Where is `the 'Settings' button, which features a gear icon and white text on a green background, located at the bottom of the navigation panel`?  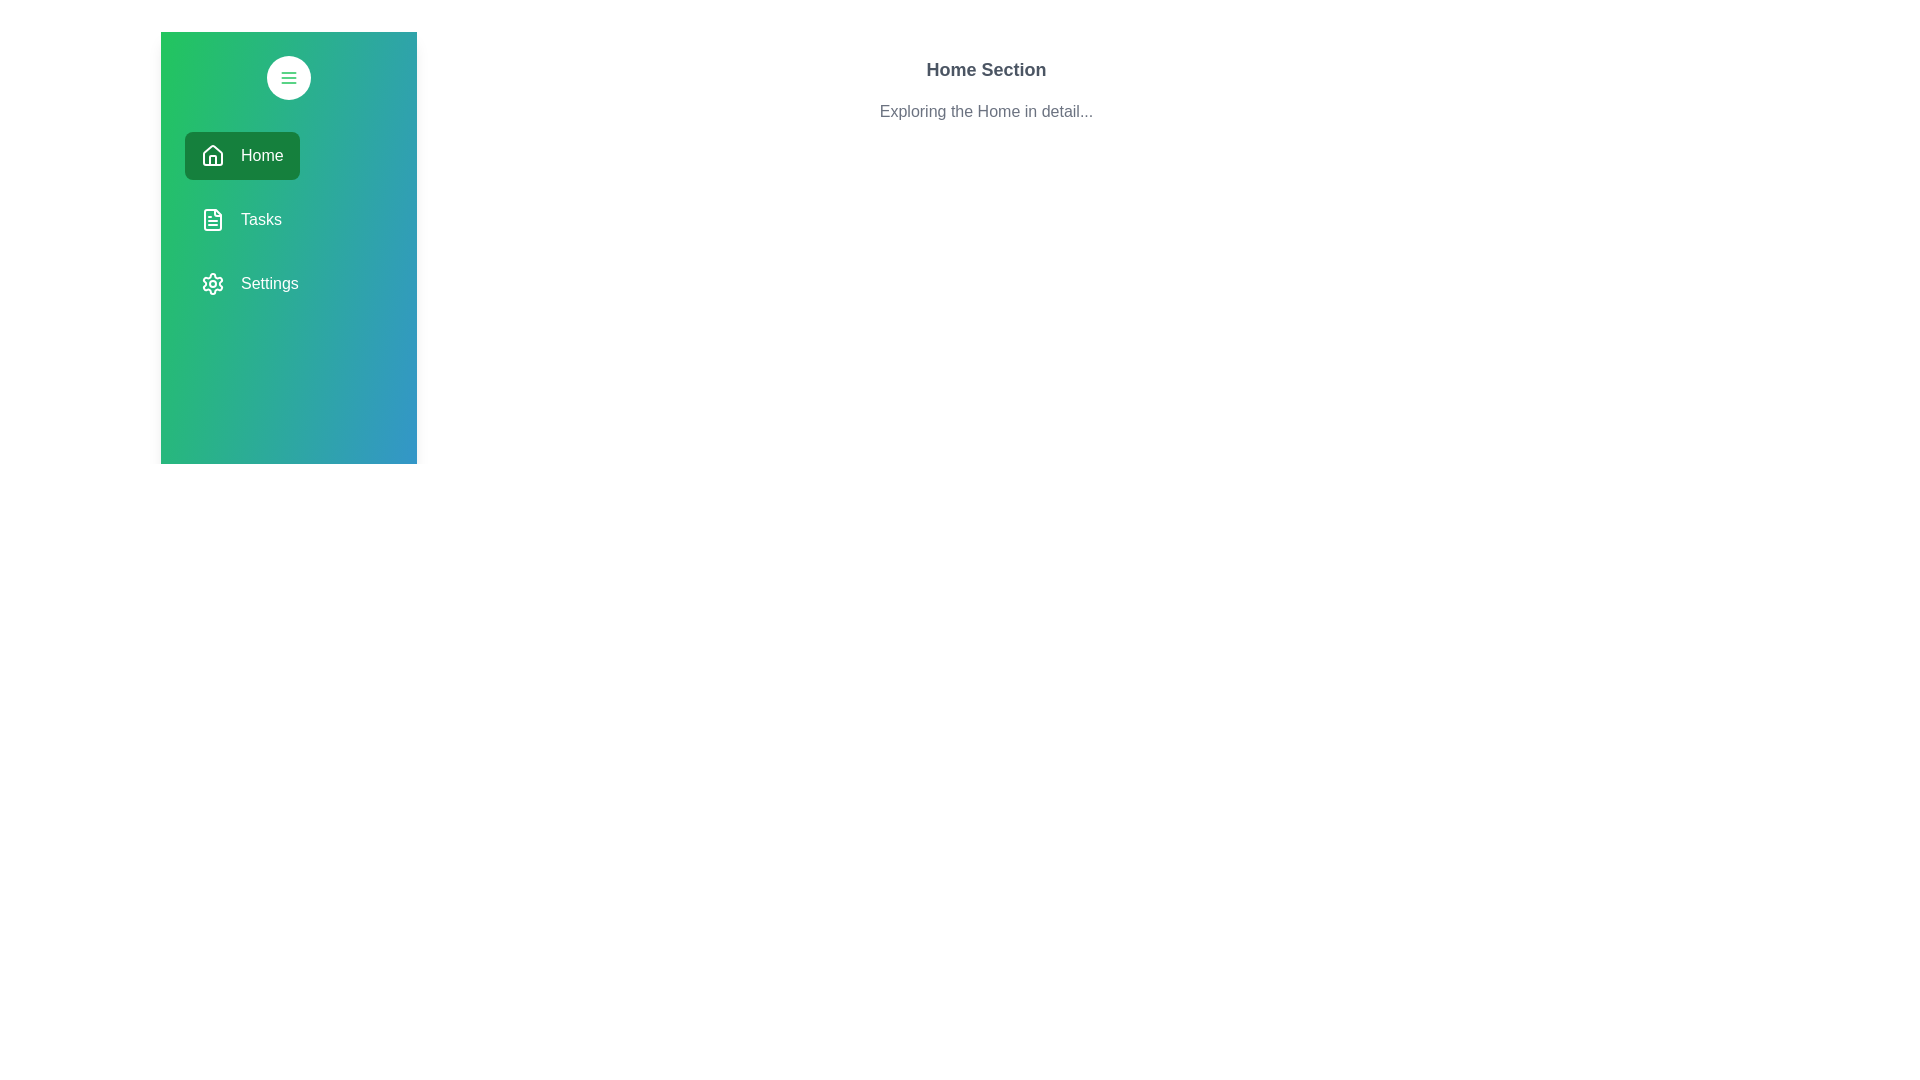 the 'Settings' button, which features a gear icon and white text on a green background, located at the bottom of the navigation panel is located at coordinates (248, 284).